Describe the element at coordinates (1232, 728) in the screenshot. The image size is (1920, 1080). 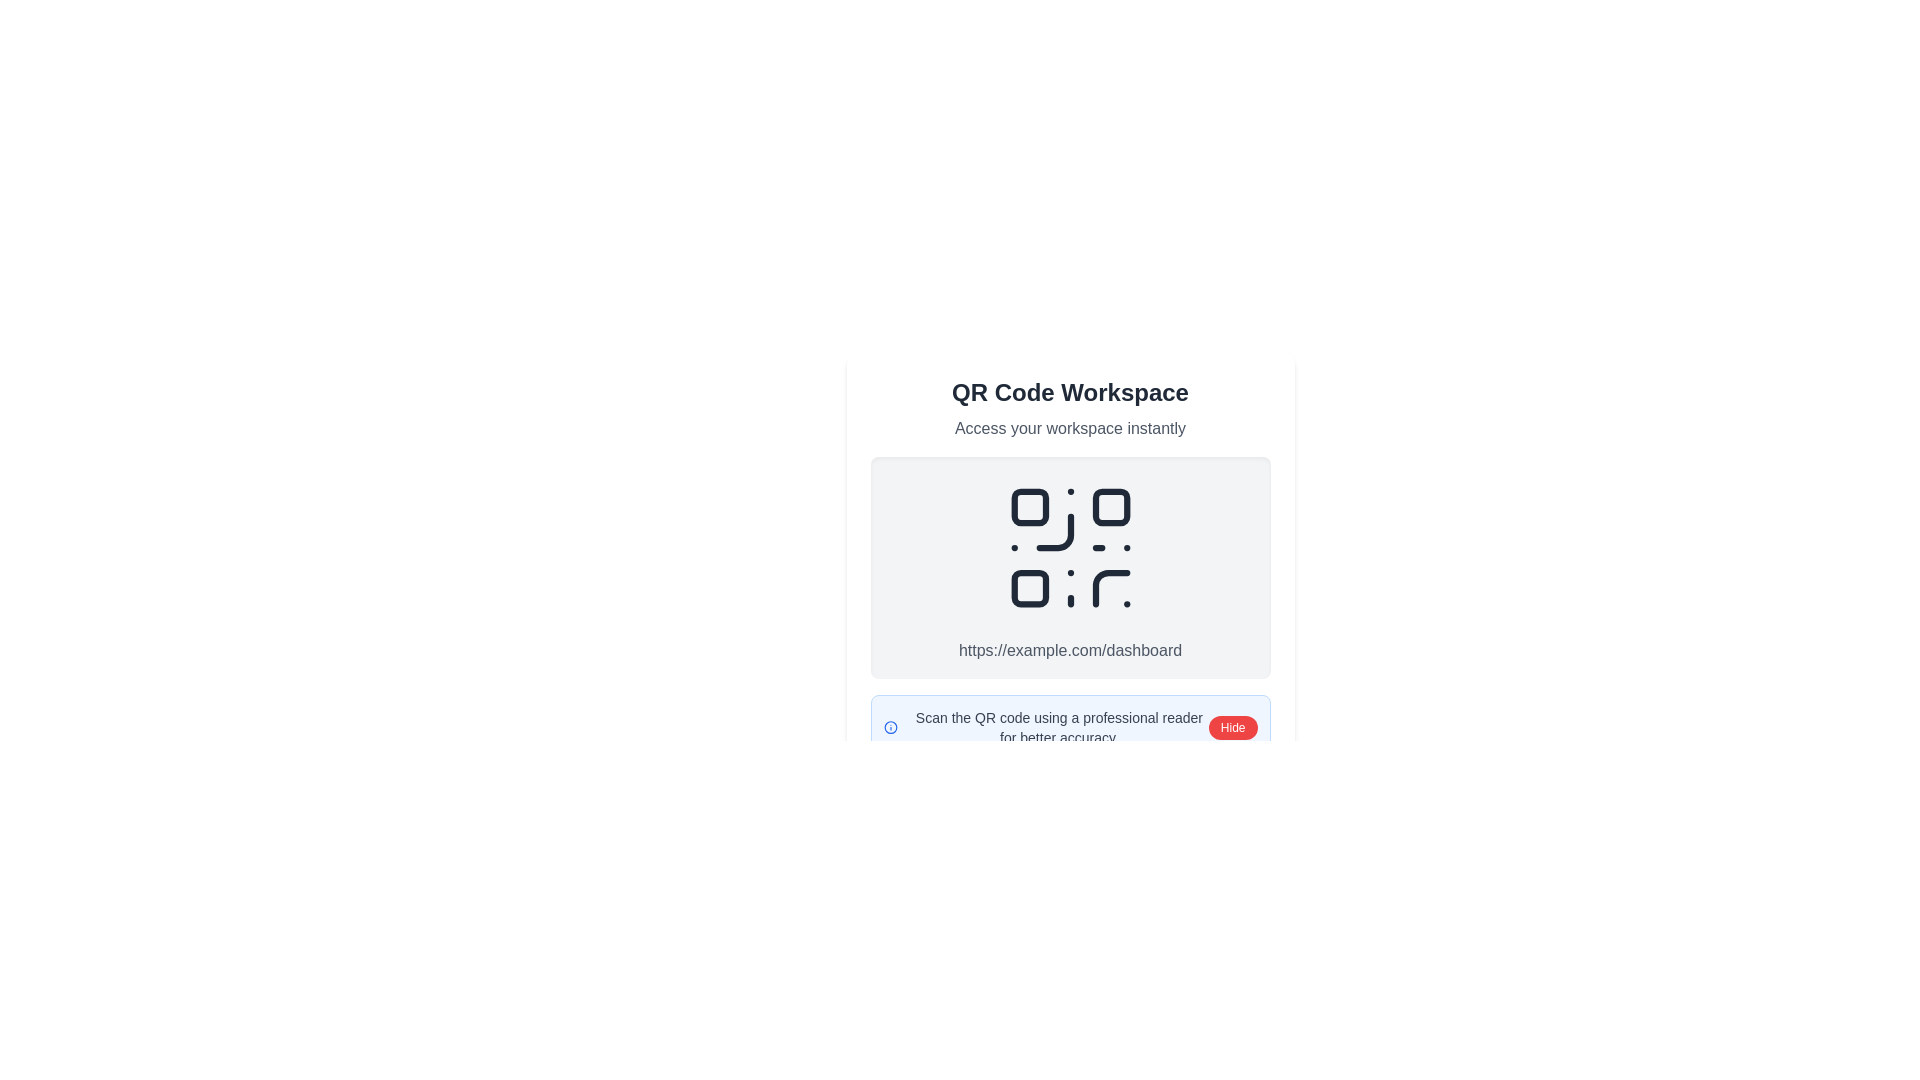
I see `the 'Hide' button` at that location.